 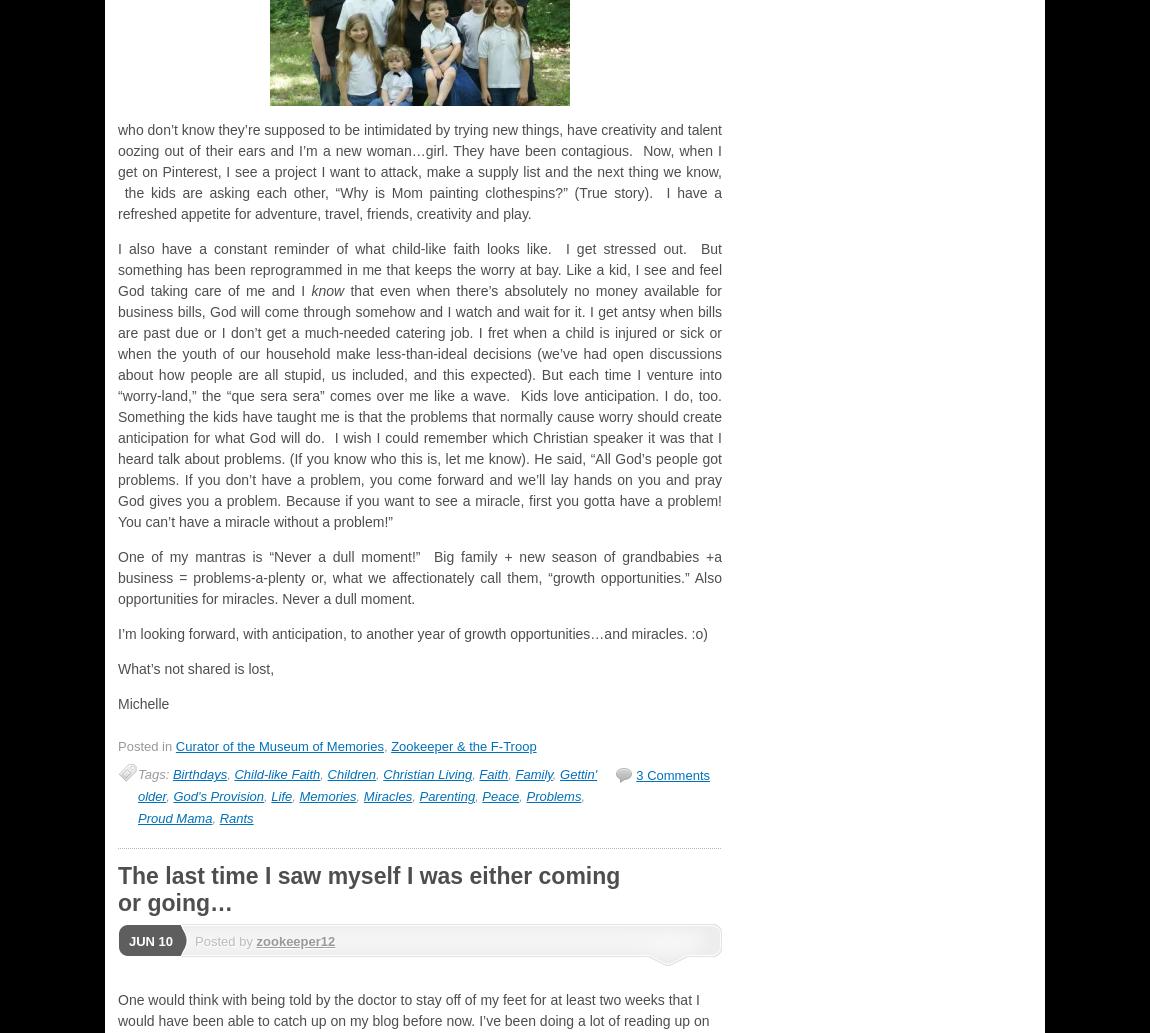 What do you see at coordinates (363, 796) in the screenshot?
I see `'Miracles'` at bounding box center [363, 796].